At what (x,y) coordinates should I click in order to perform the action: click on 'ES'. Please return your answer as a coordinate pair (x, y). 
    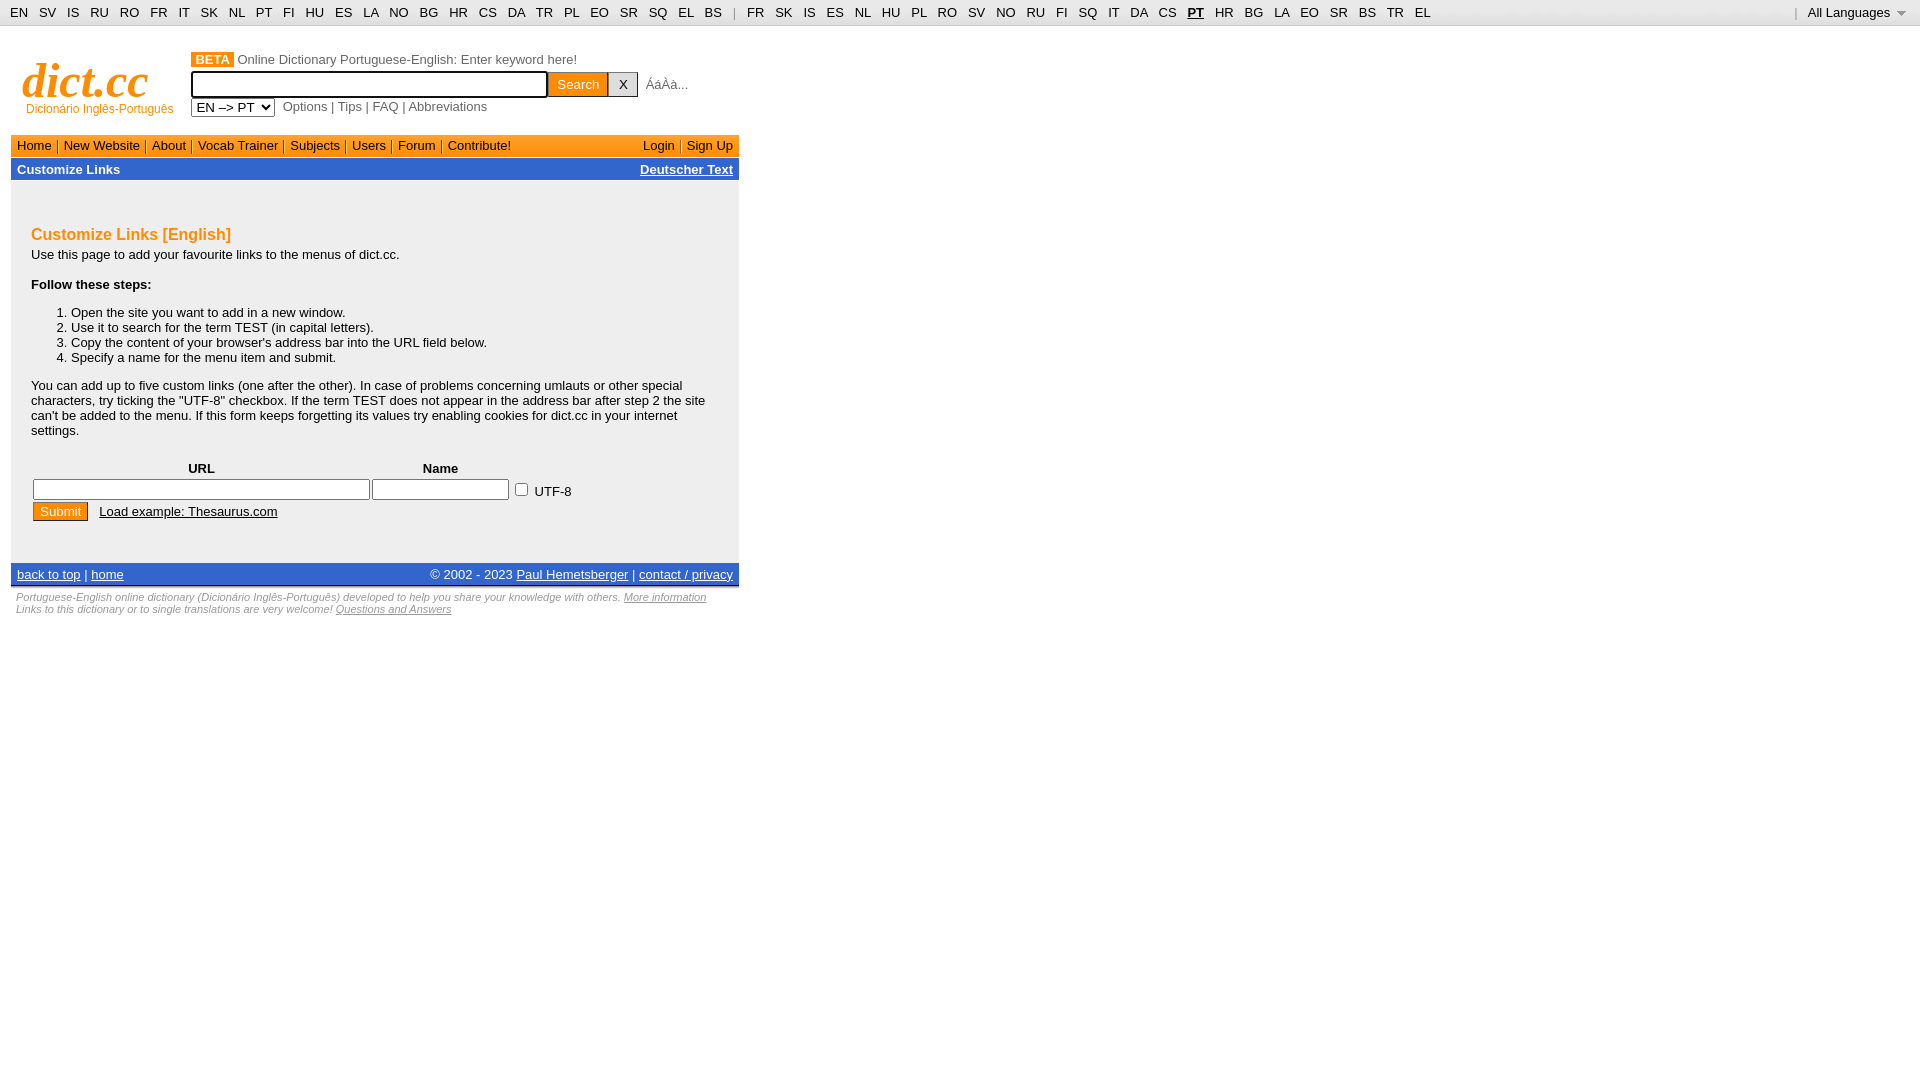
    Looking at the image, I should click on (835, 12).